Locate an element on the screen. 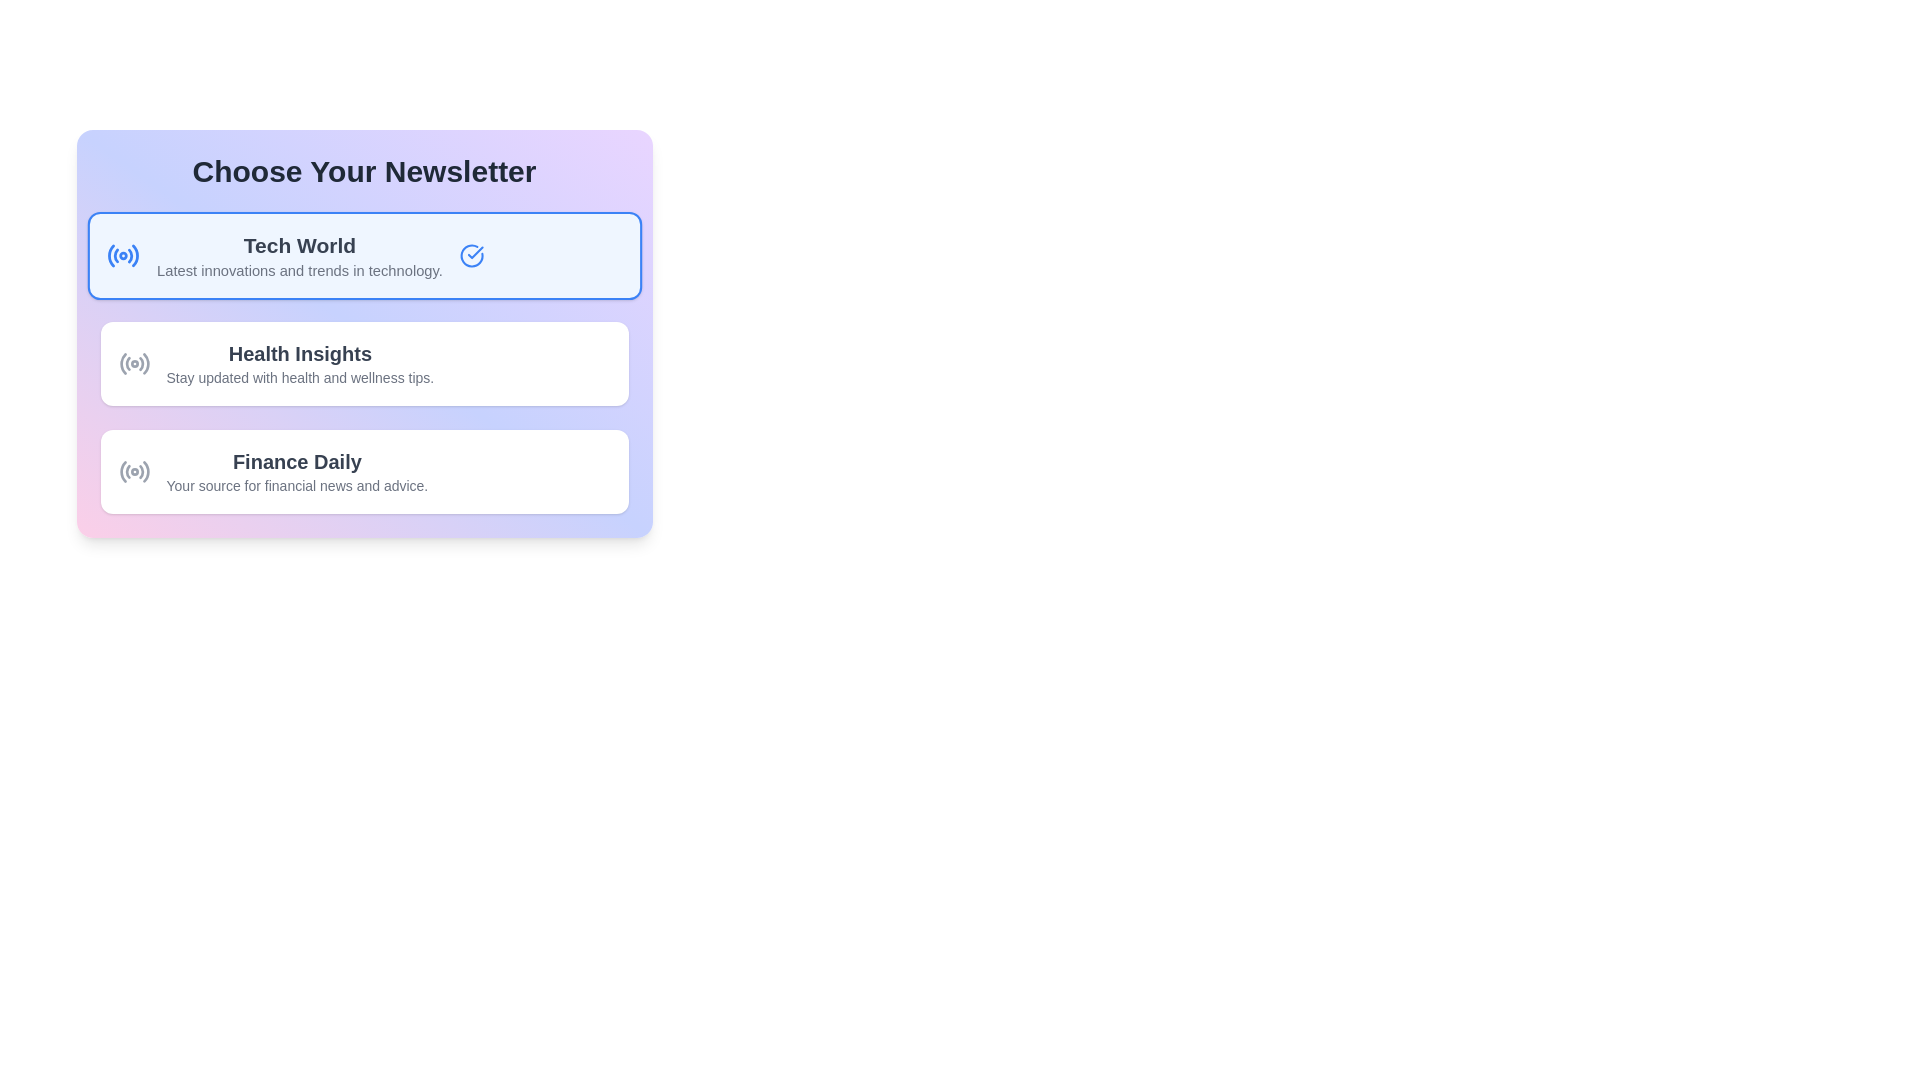 The width and height of the screenshot is (1920, 1080). the 'Health Insights' interactive card, which features a rounded corner design, a prominent heading in bold dark gray, and a subtext in lighter gray is located at coordinates (364, 363).